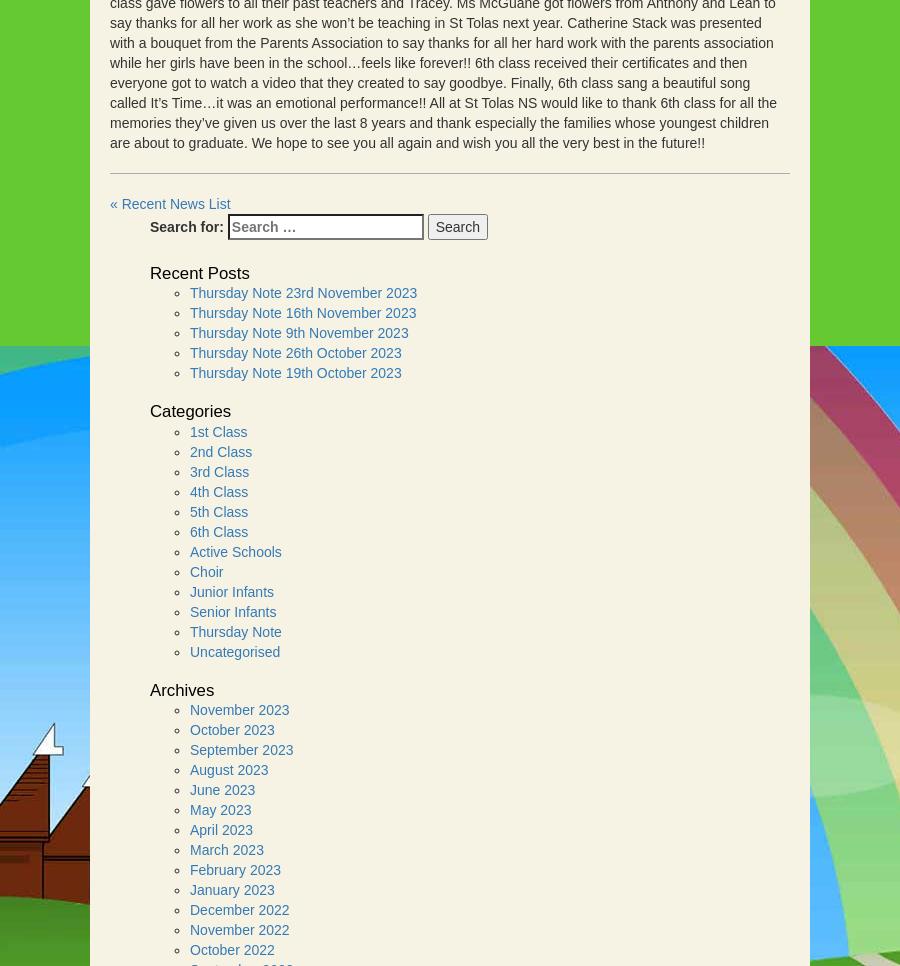 Image resolution: width=900 pixels, height=966 pixels. I want to click on 'October 2023', so click(231, 730).